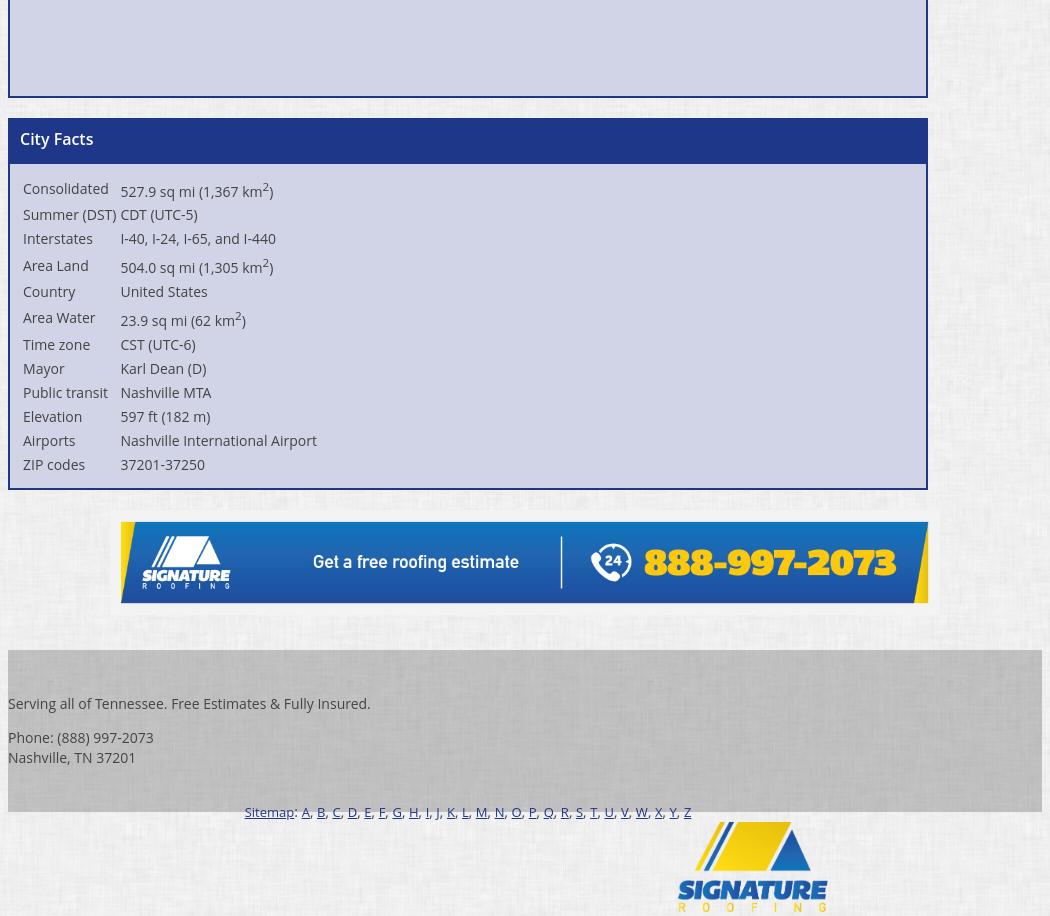  What do you see at coordinates (305, 811) in the screenshot?
I see `'A'` at bounding box center [305, 811].